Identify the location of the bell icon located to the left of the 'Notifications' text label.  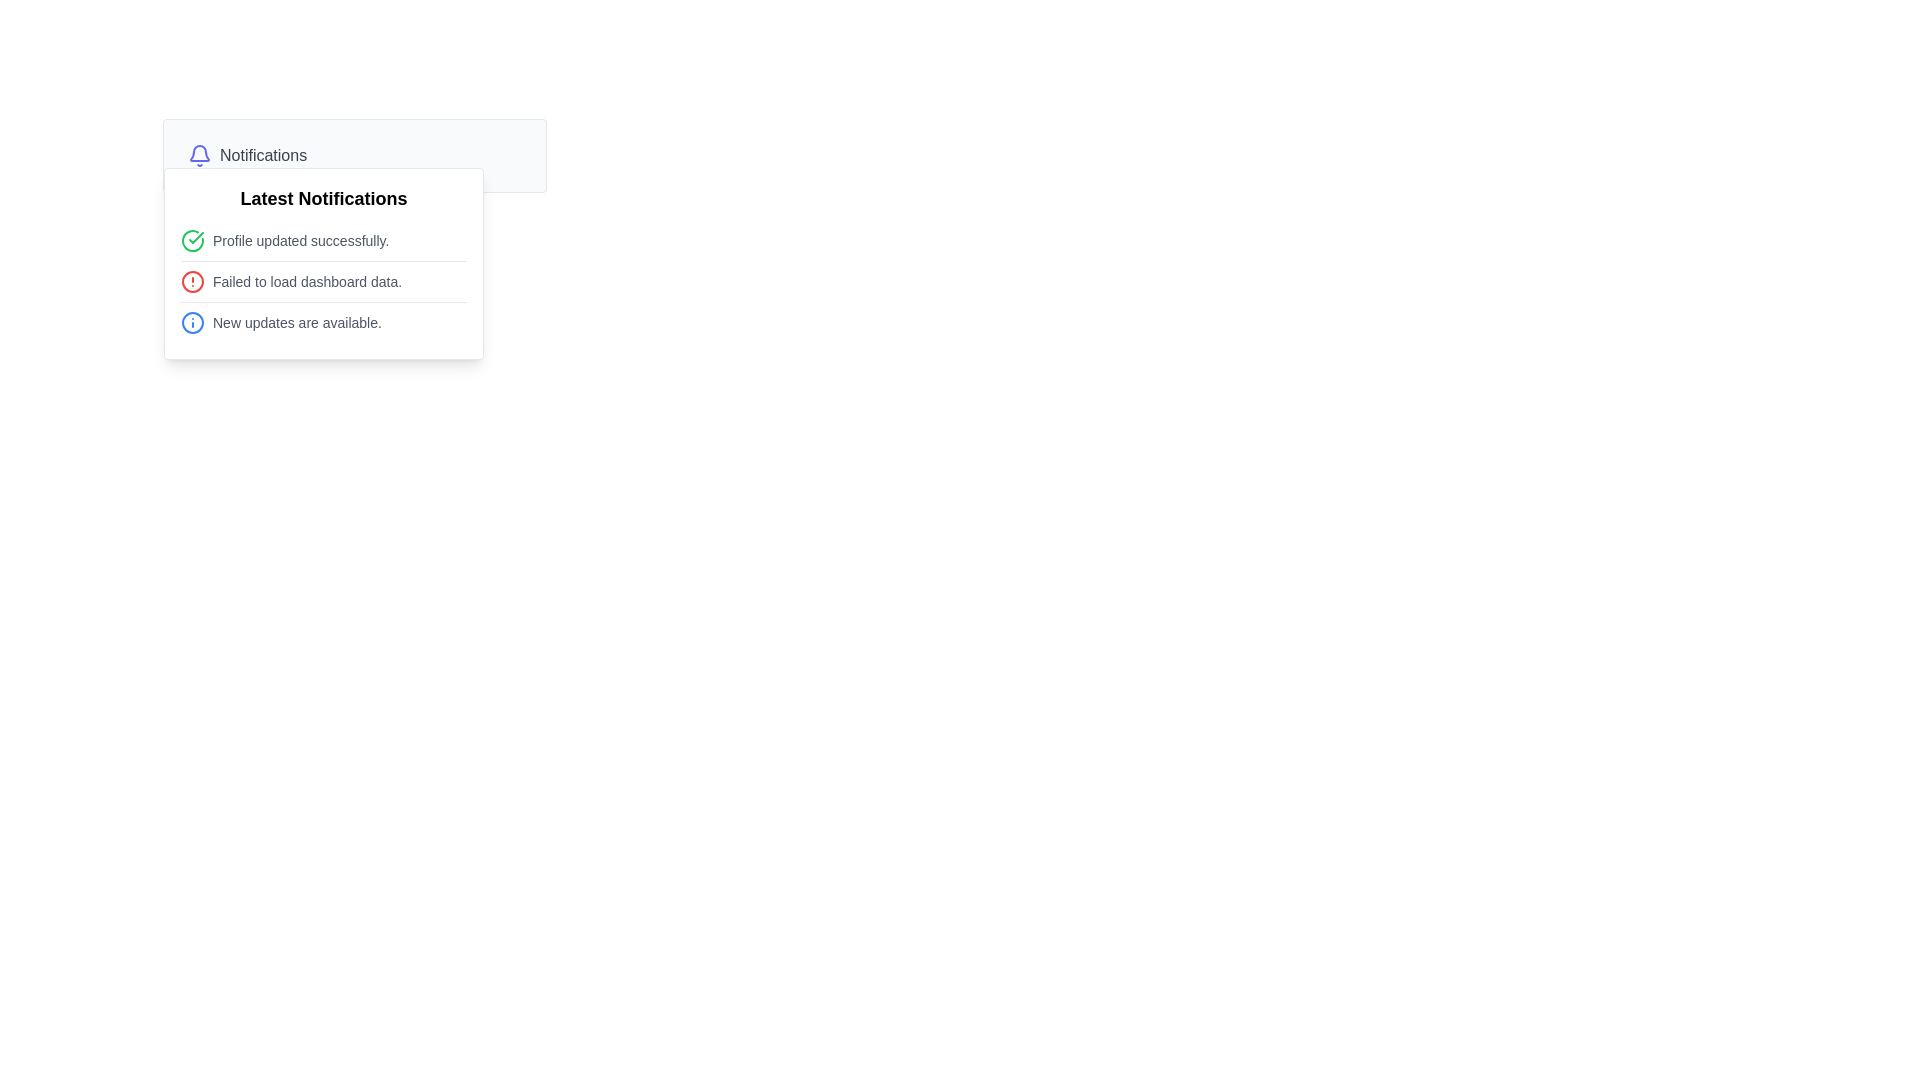
(200, 154).